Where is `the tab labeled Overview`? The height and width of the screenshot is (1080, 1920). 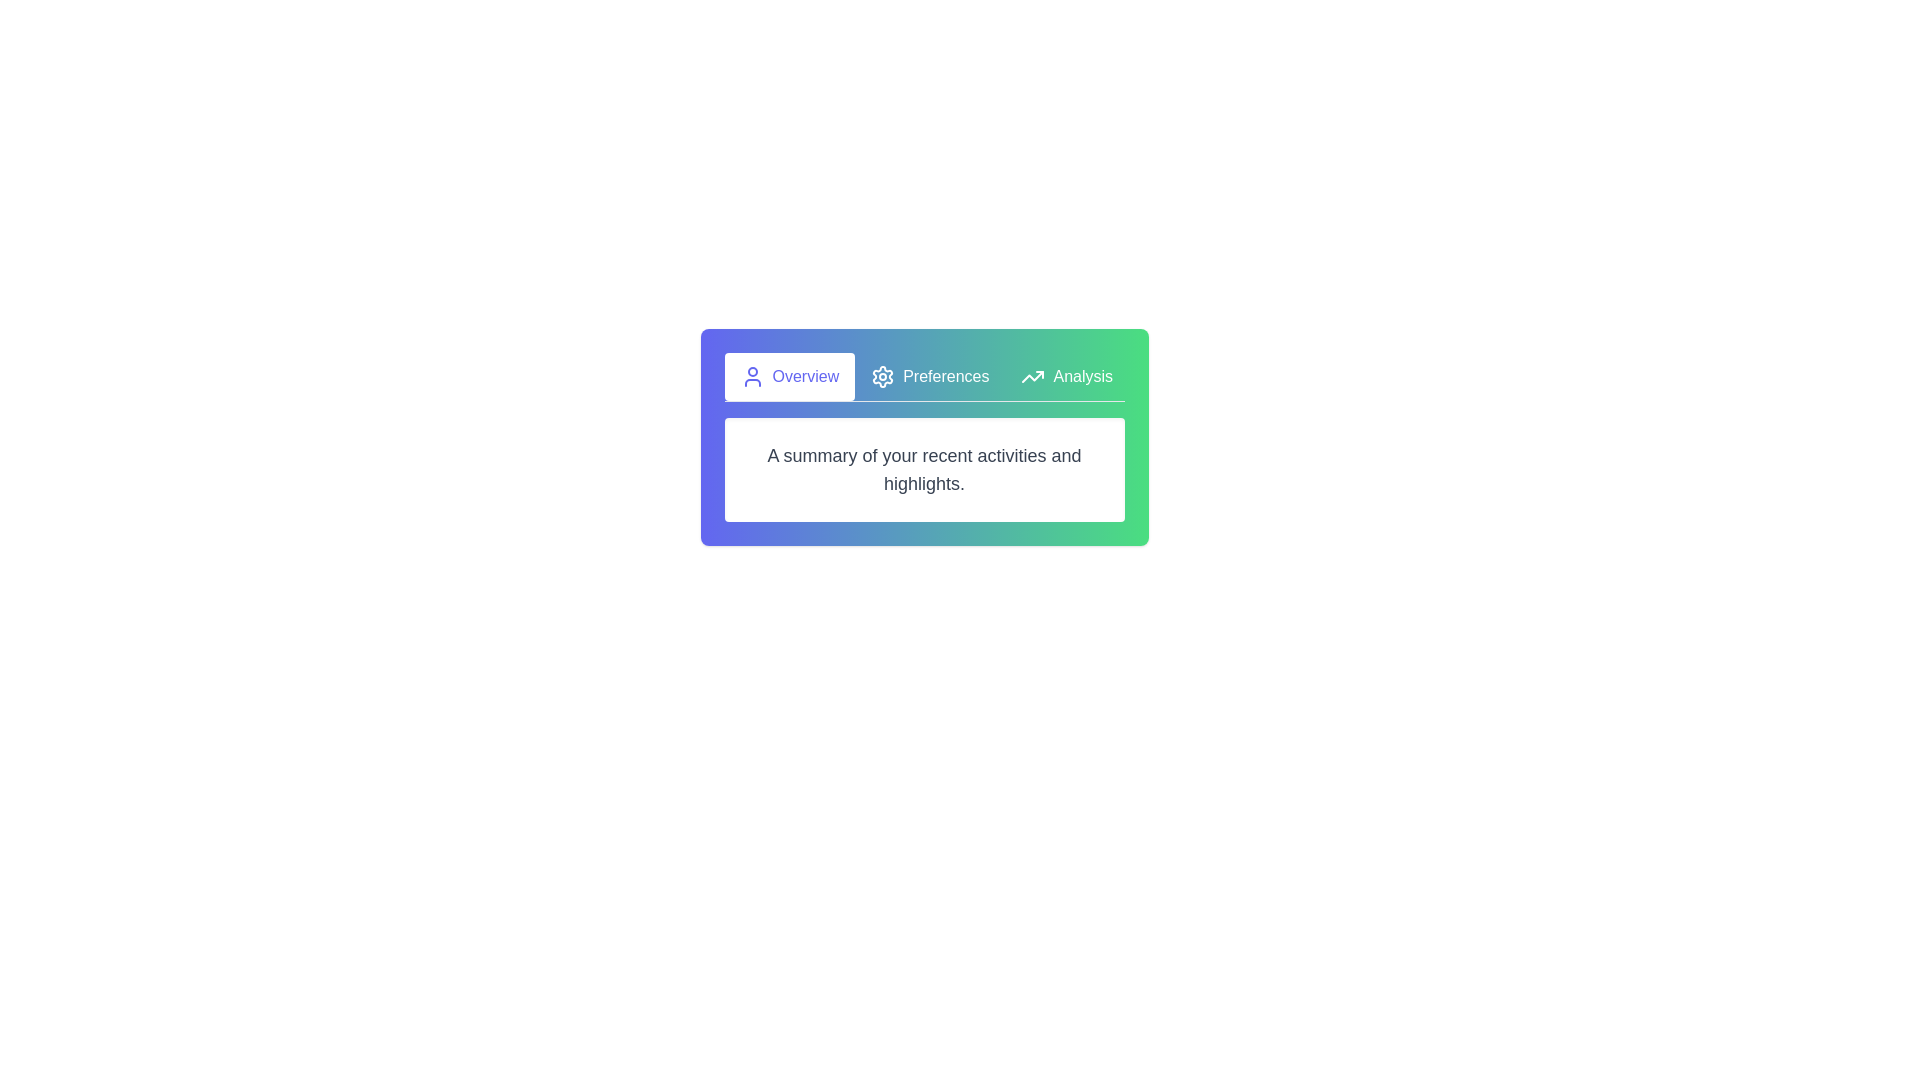 the tab labeled Overview is located at coordinates (787, 377).